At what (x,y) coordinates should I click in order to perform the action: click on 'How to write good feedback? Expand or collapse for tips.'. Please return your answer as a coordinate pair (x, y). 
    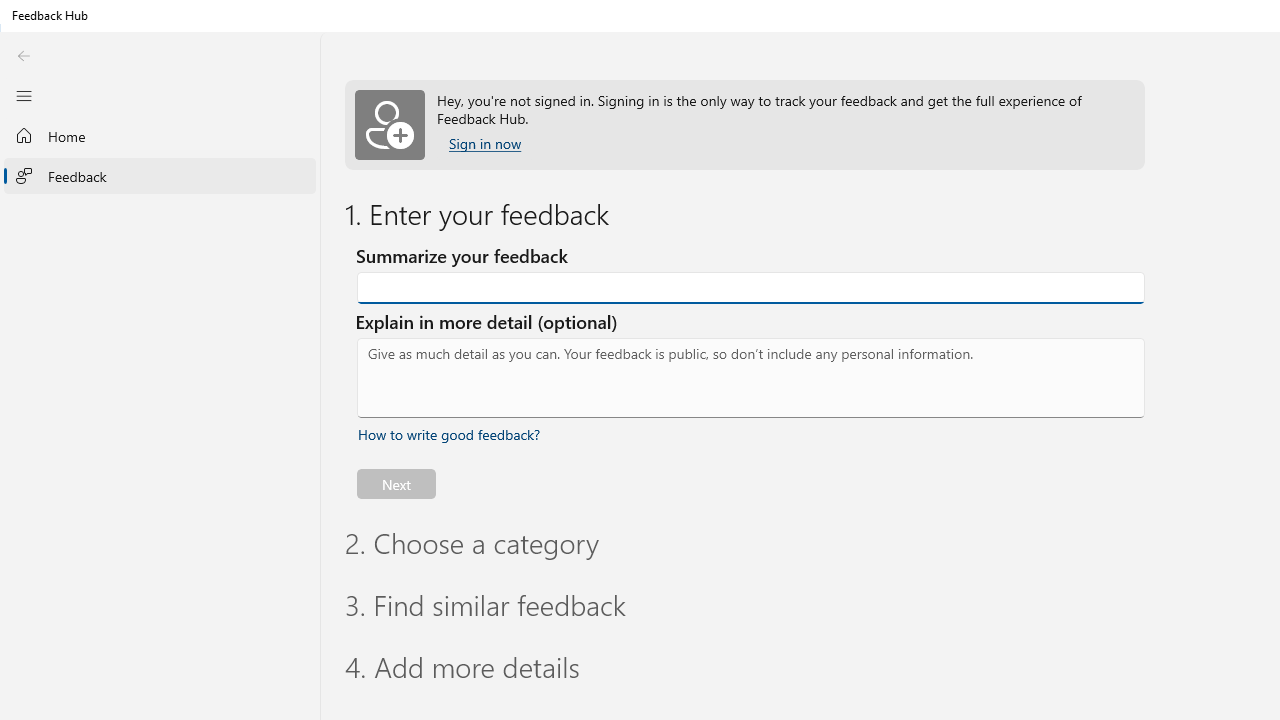
    Looking at the image, I should click on (448, 433).